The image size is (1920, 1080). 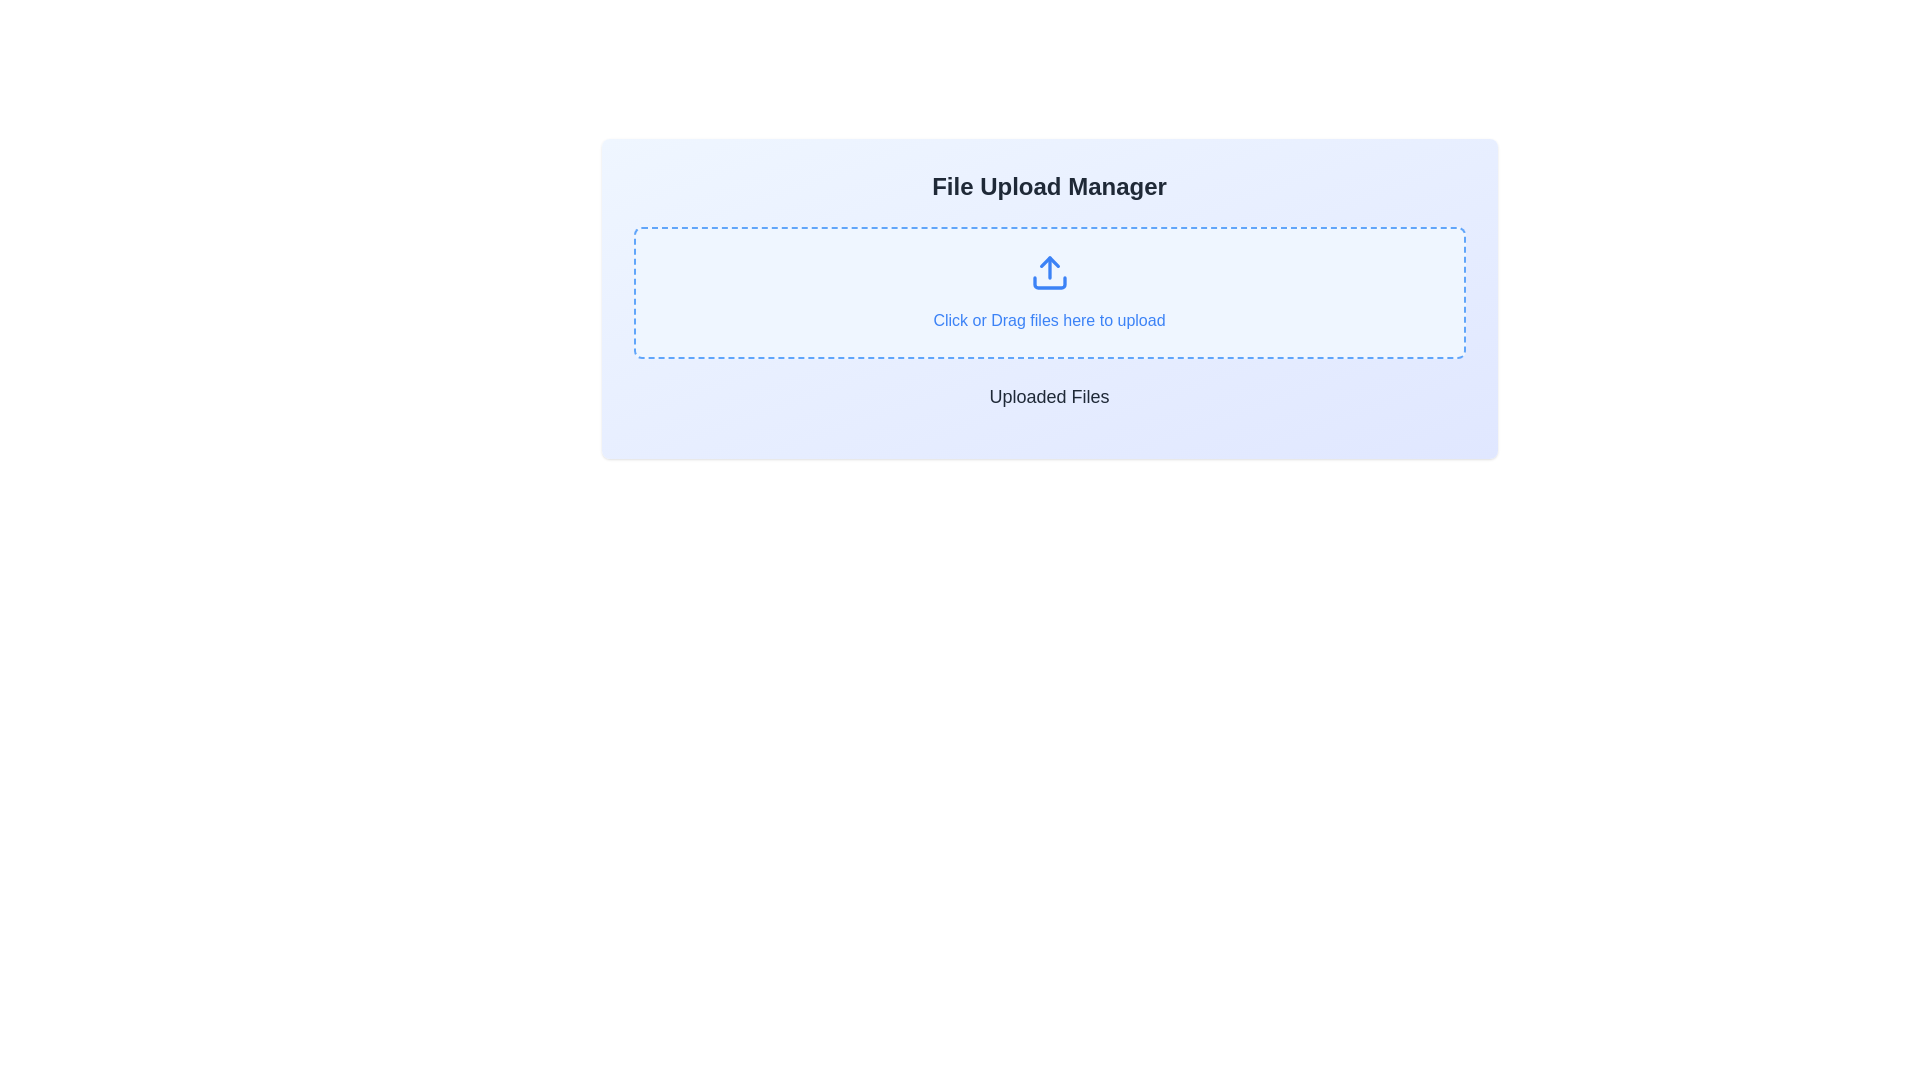 I want to click on the graphical icon segment that forms the base of the upload icon within the file uploading interface, so click(x=1048, y=282).